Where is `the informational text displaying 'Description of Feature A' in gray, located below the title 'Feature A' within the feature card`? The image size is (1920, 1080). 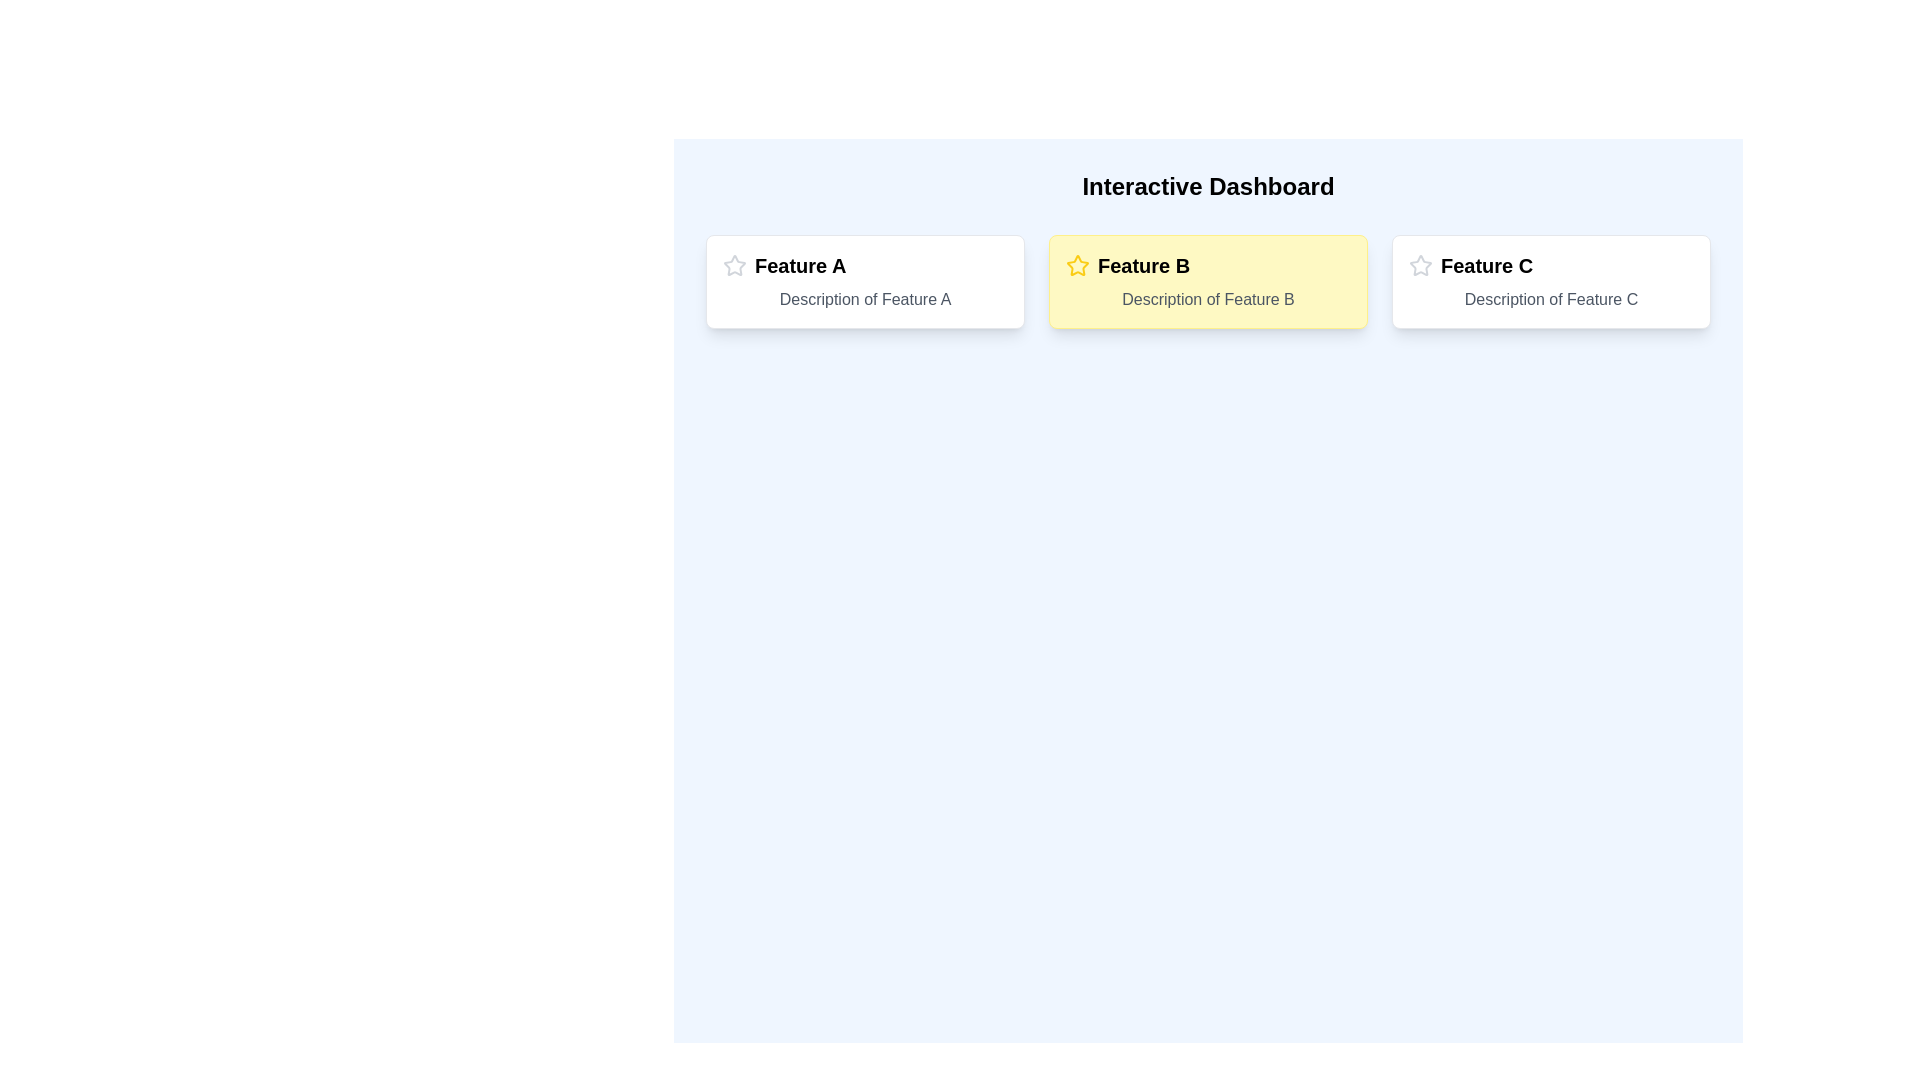
the informational text displaying 'Description of Feature A' in gray, located below the title 'Feature A' within the feature card is located at coordinates (865, 300).